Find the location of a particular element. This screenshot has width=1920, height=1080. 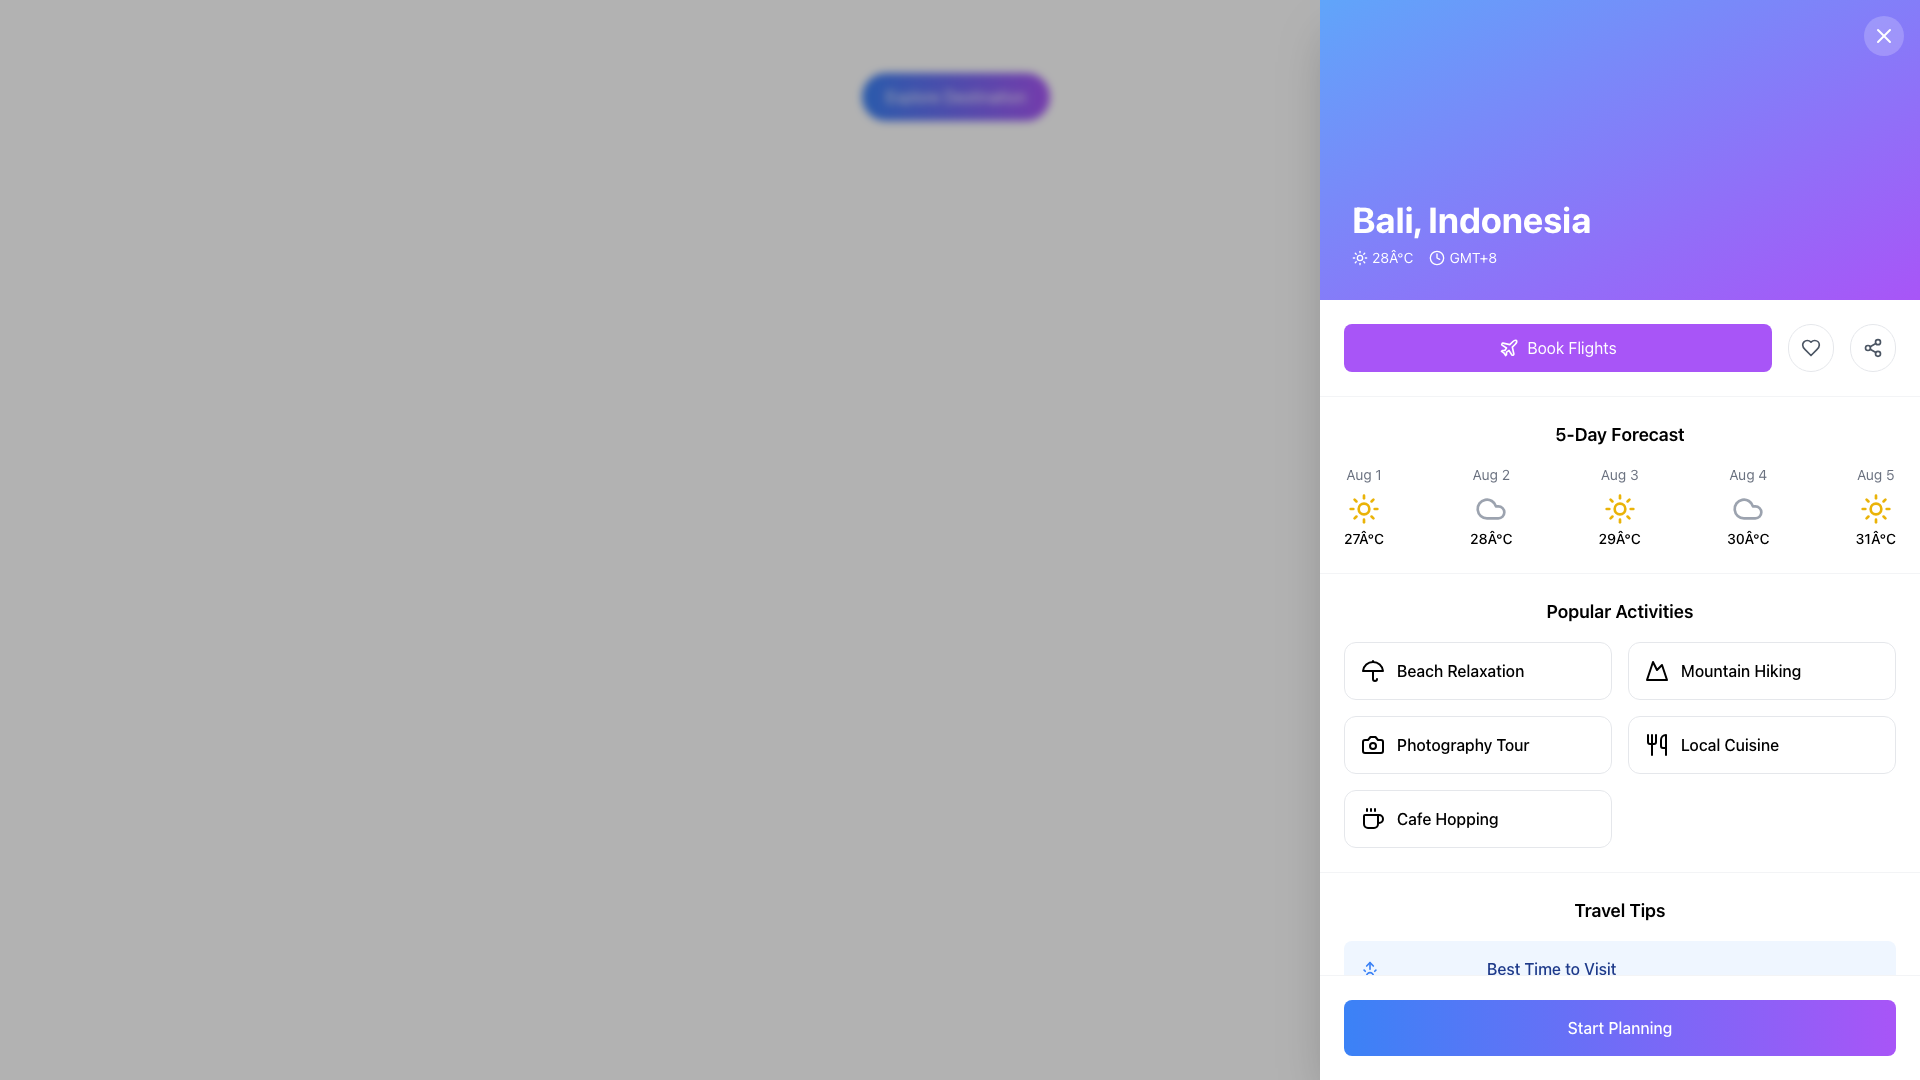

the text label displaying the temperature '28°C' in the bottom section of the weather information for August 2nd is located at coordinates (1491, 538).